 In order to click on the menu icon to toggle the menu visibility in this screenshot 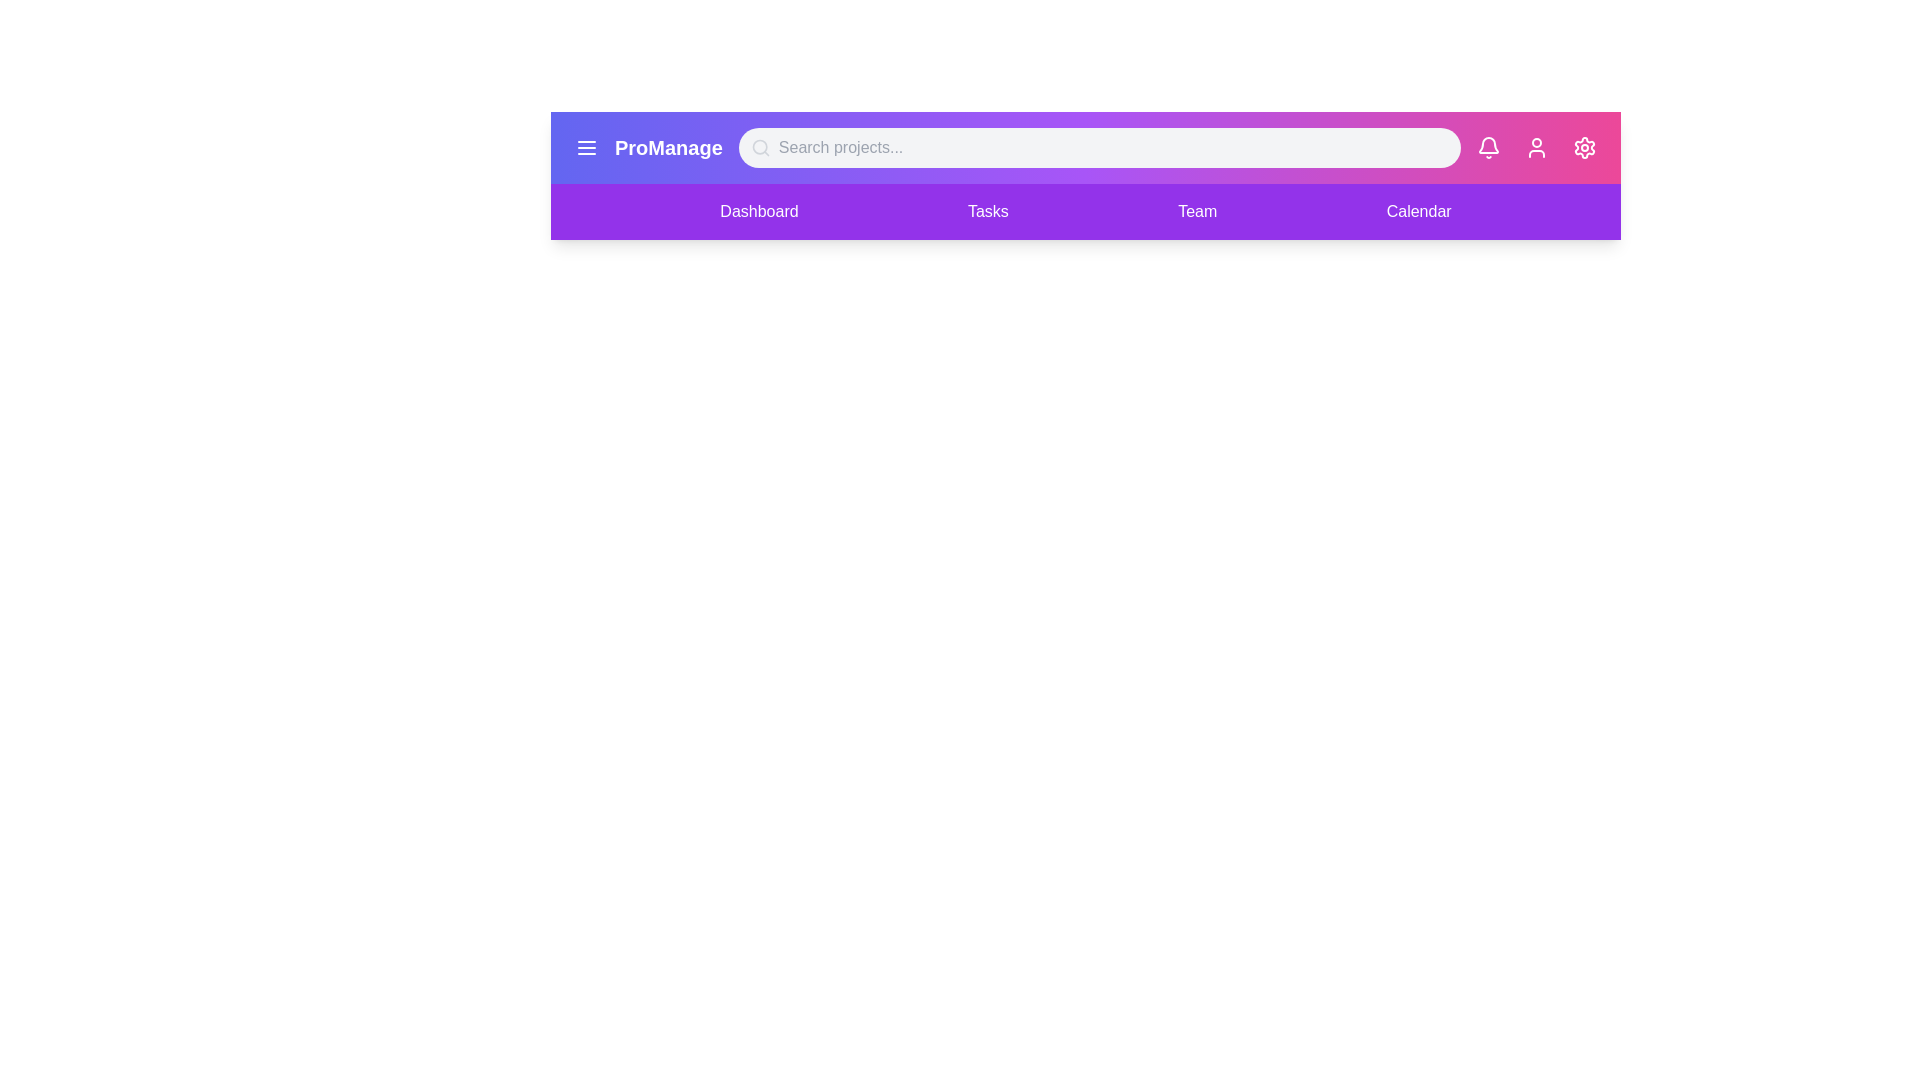, I will do `click(585, 146)`.